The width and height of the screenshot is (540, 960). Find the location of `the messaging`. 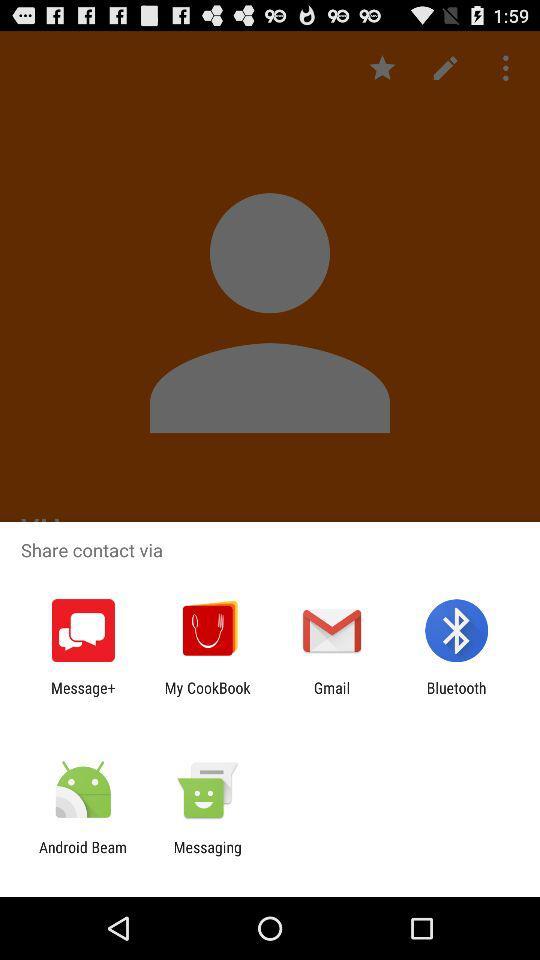

the messaging is located at coordinates (206, 855).